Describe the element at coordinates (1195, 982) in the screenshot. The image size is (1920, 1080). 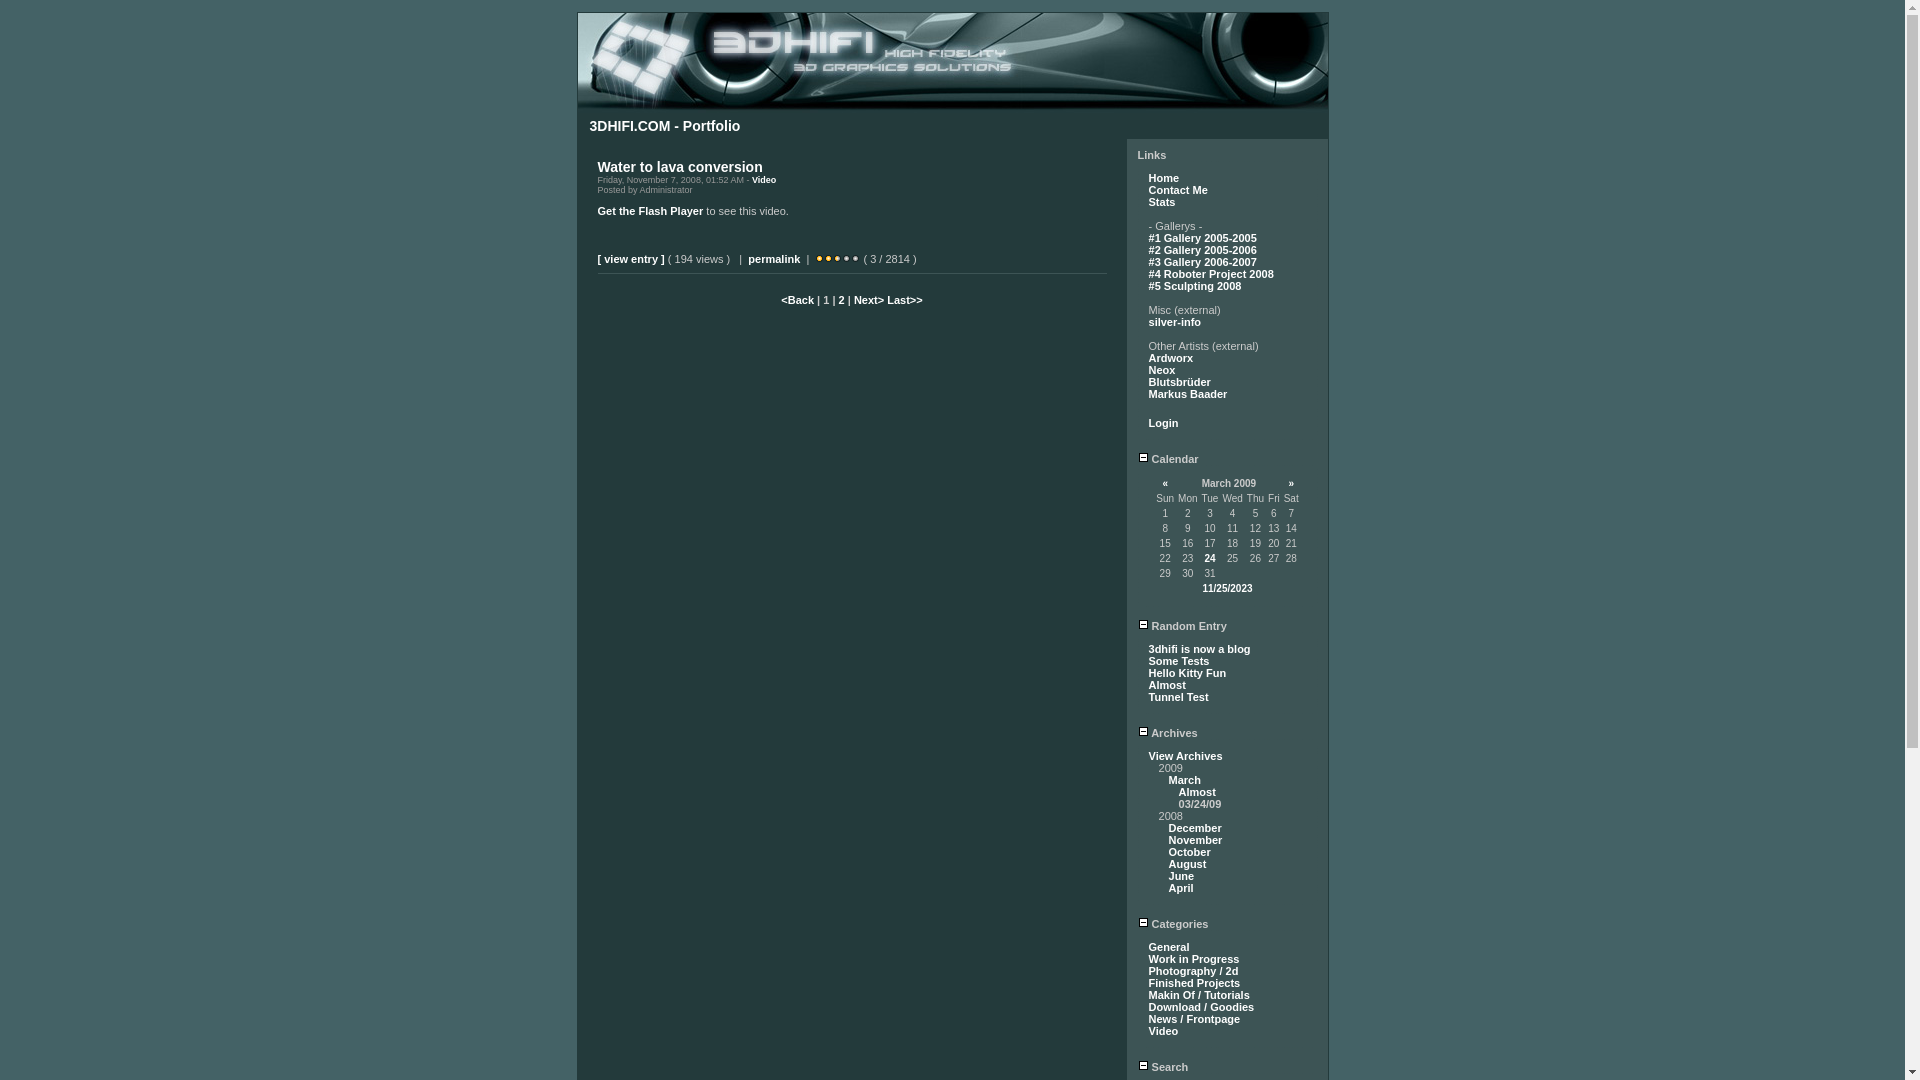
I see `'Finished Projects'` at that location.